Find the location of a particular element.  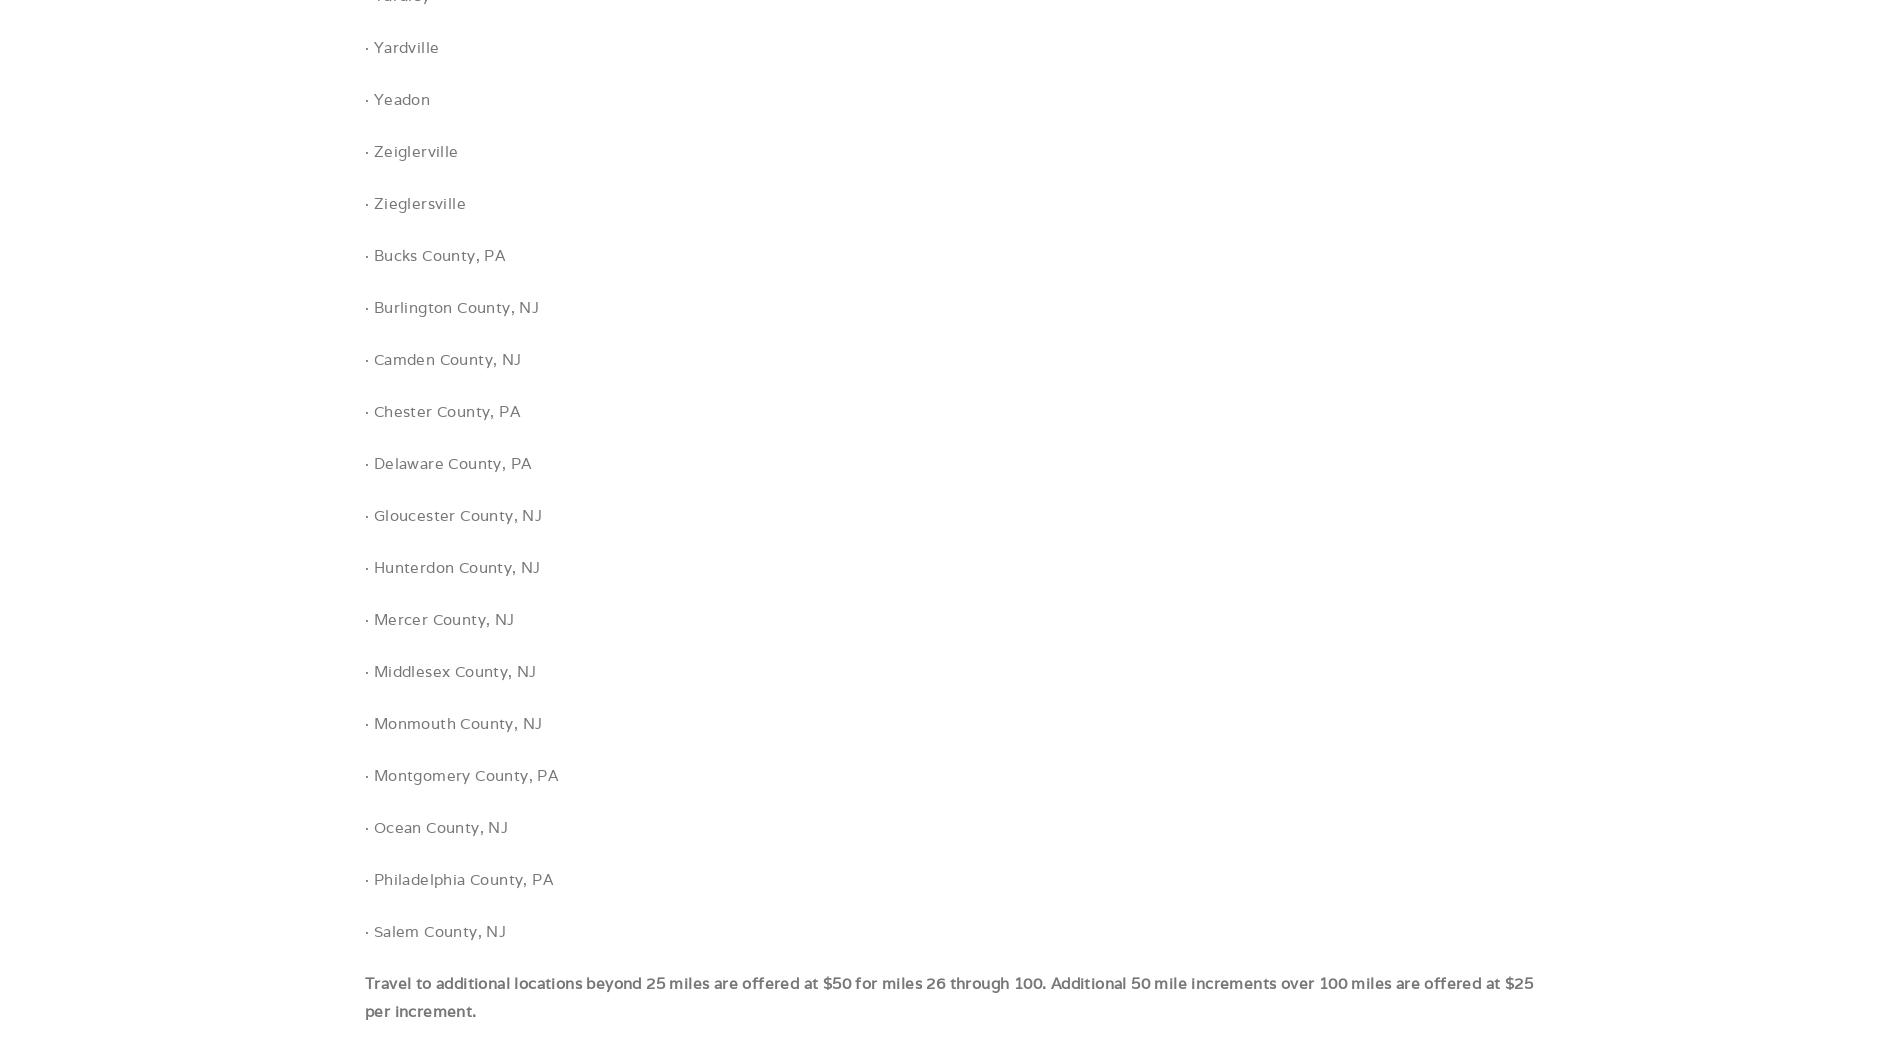

'· Middlesex County, NJ' is located at coordinates (449, 670).